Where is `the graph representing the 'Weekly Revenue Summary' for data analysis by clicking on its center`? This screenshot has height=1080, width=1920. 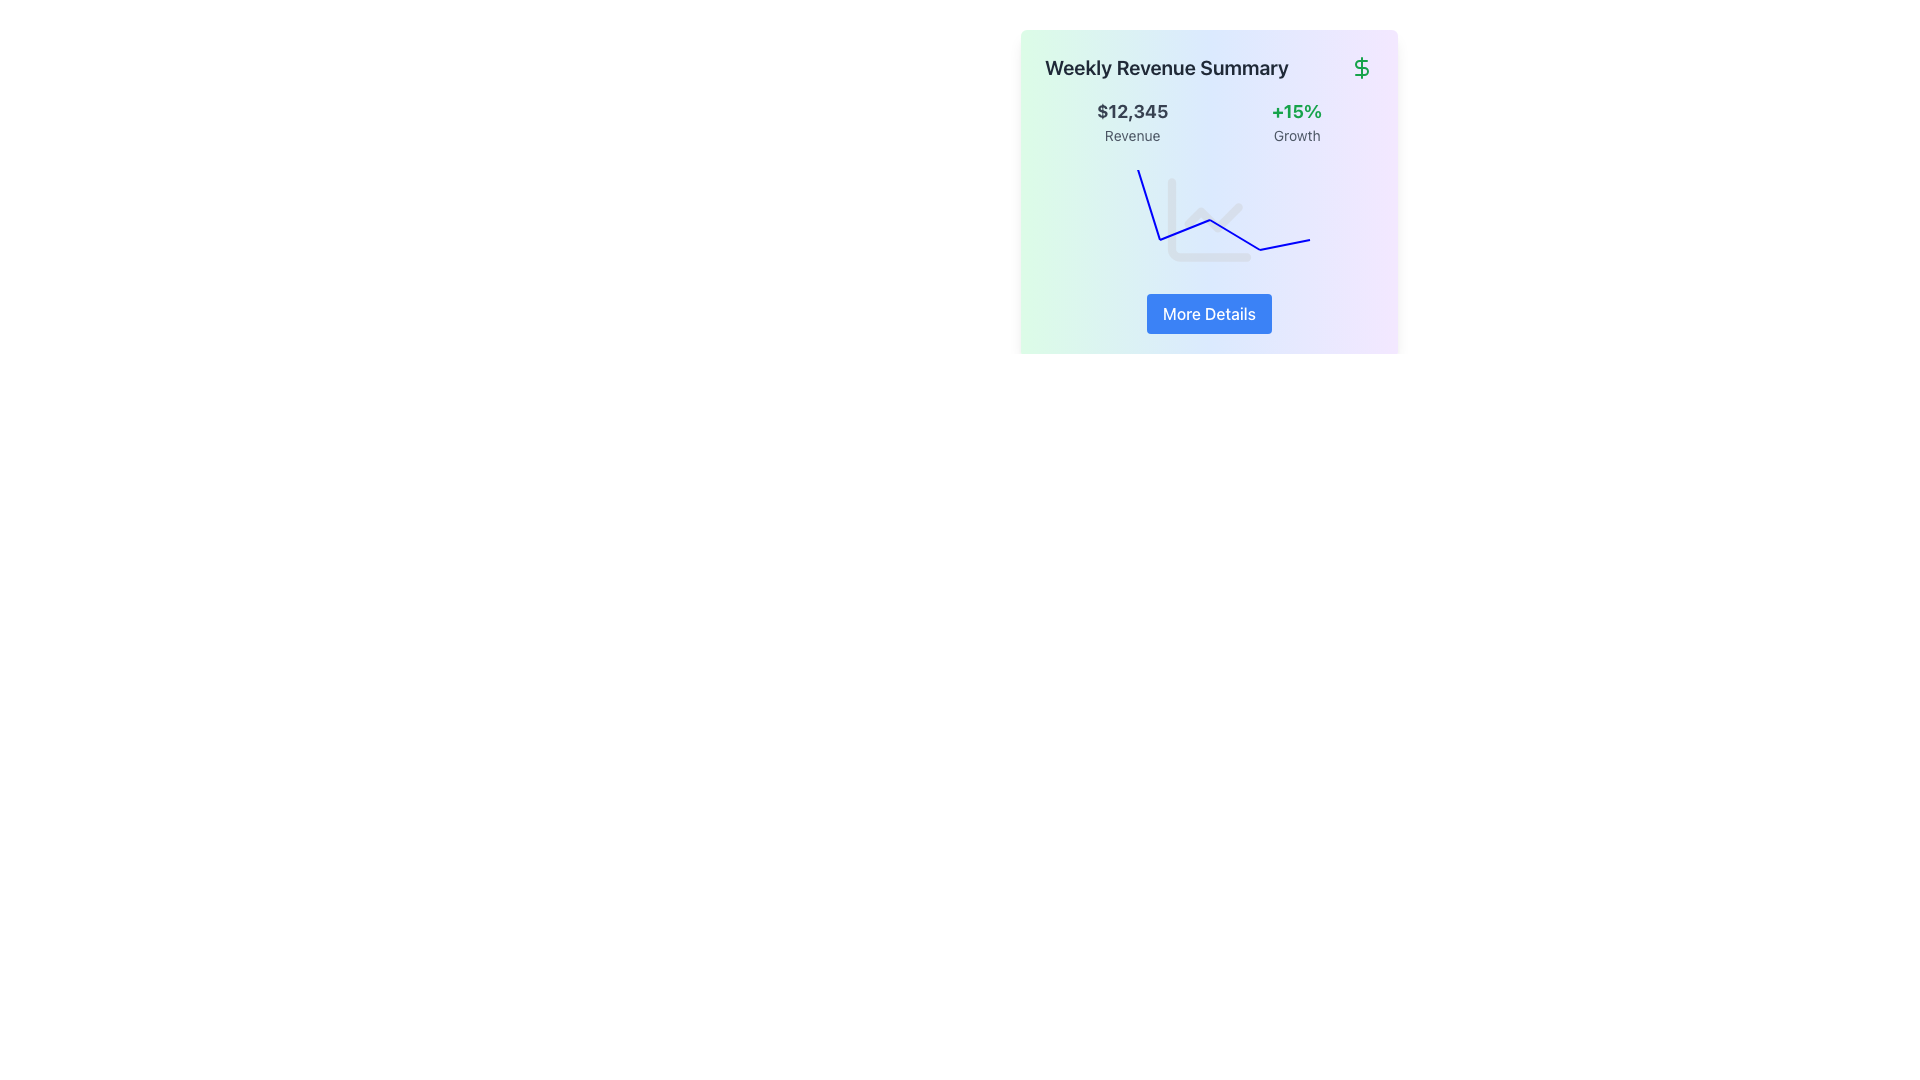 the graph representing the 'Weekly Revenue Summary' for data analysis by clicking on its center is located at coordinates (1208, 219).